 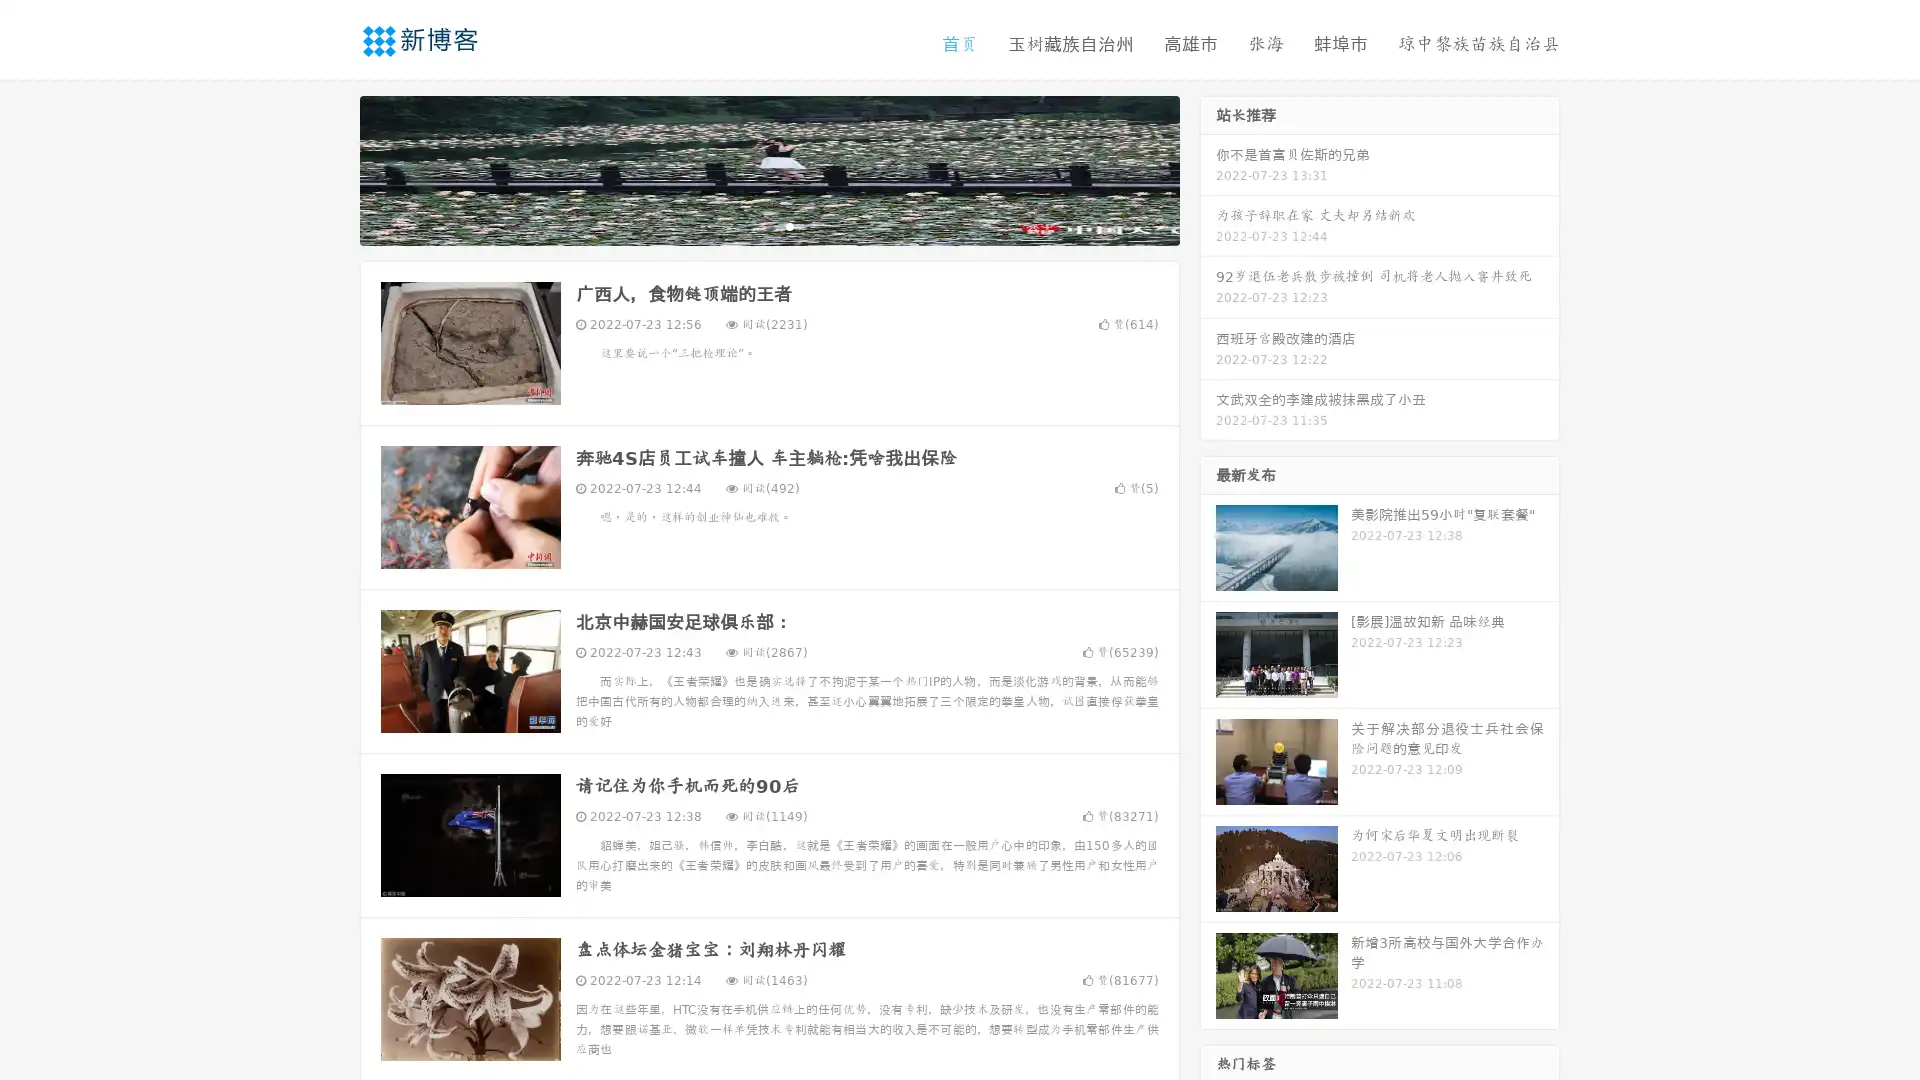 I want to click on Previous slide, so click(x=330, y=168).